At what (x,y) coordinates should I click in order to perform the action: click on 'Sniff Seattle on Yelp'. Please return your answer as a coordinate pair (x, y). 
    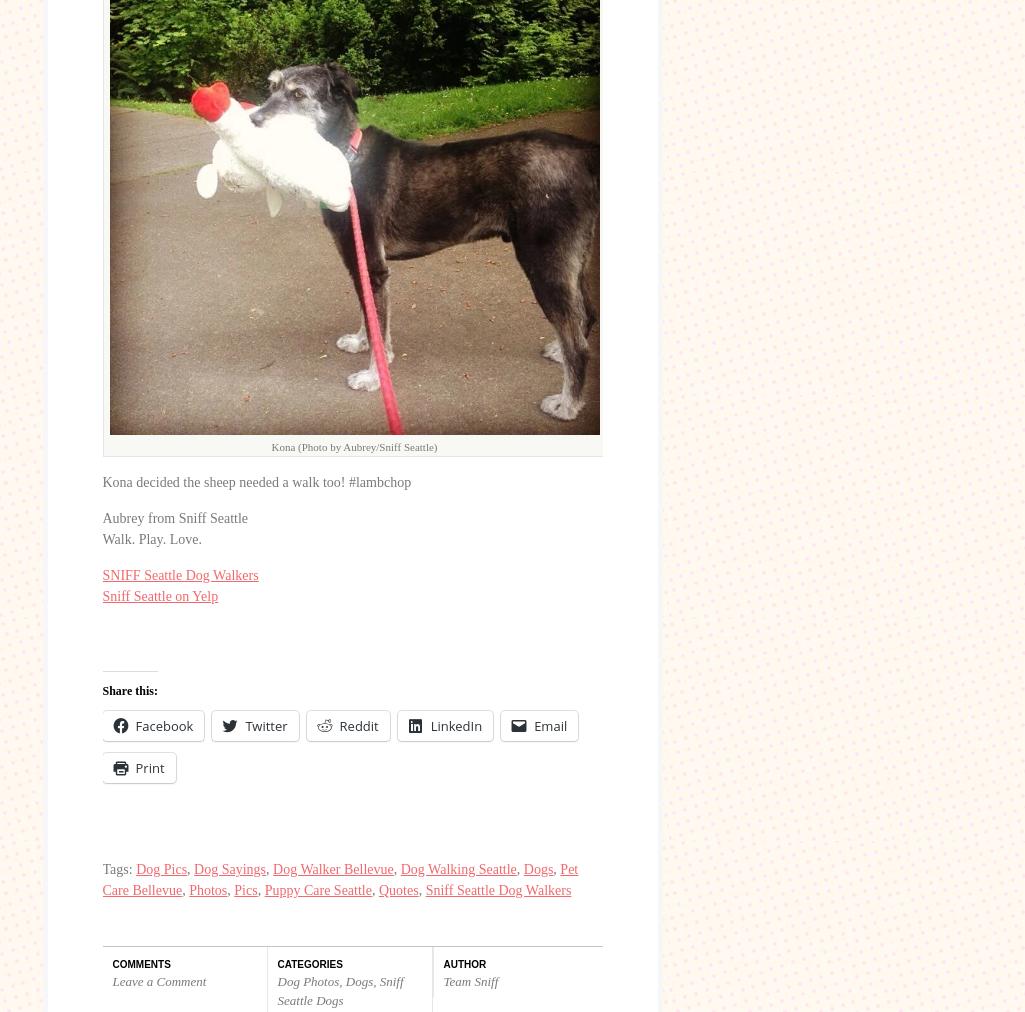
    Looking at the image, I should click on (101, 595).